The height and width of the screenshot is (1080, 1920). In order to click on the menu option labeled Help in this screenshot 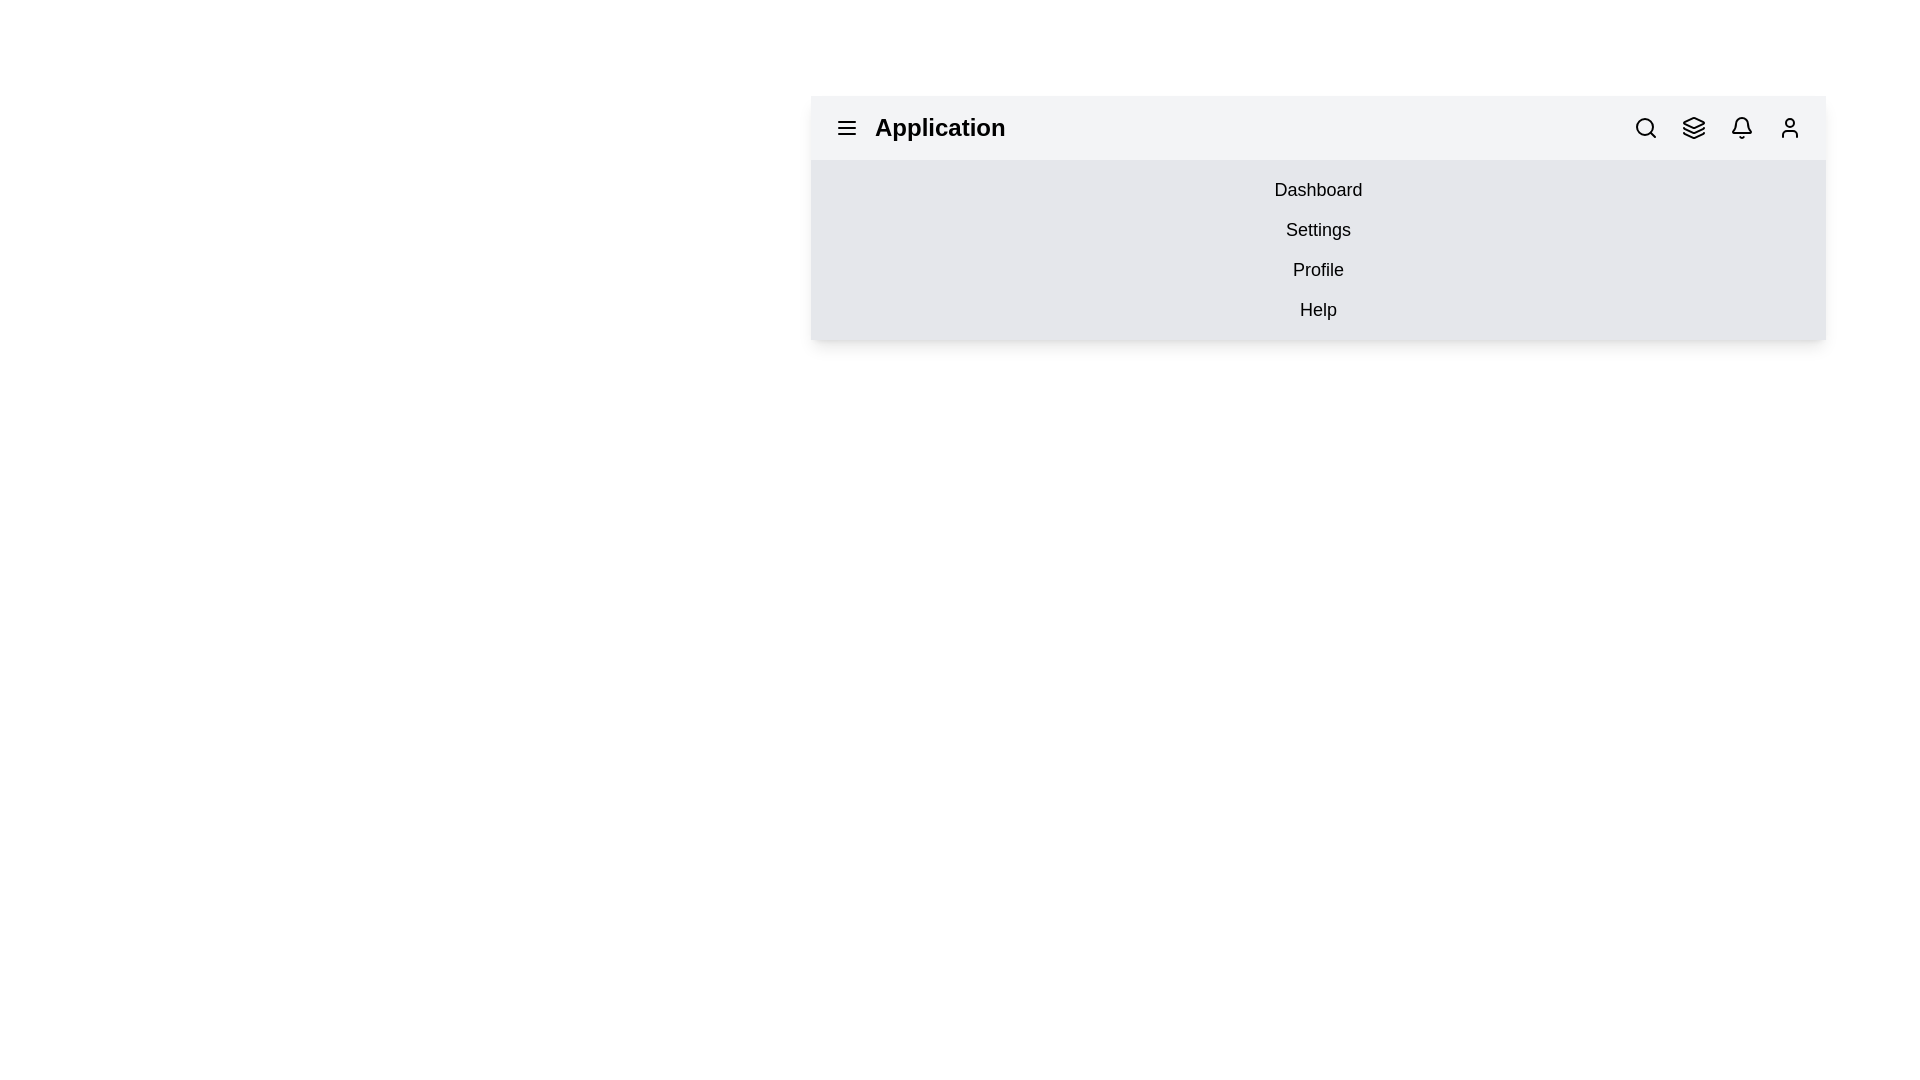, I will do `click(1318, 309)`.